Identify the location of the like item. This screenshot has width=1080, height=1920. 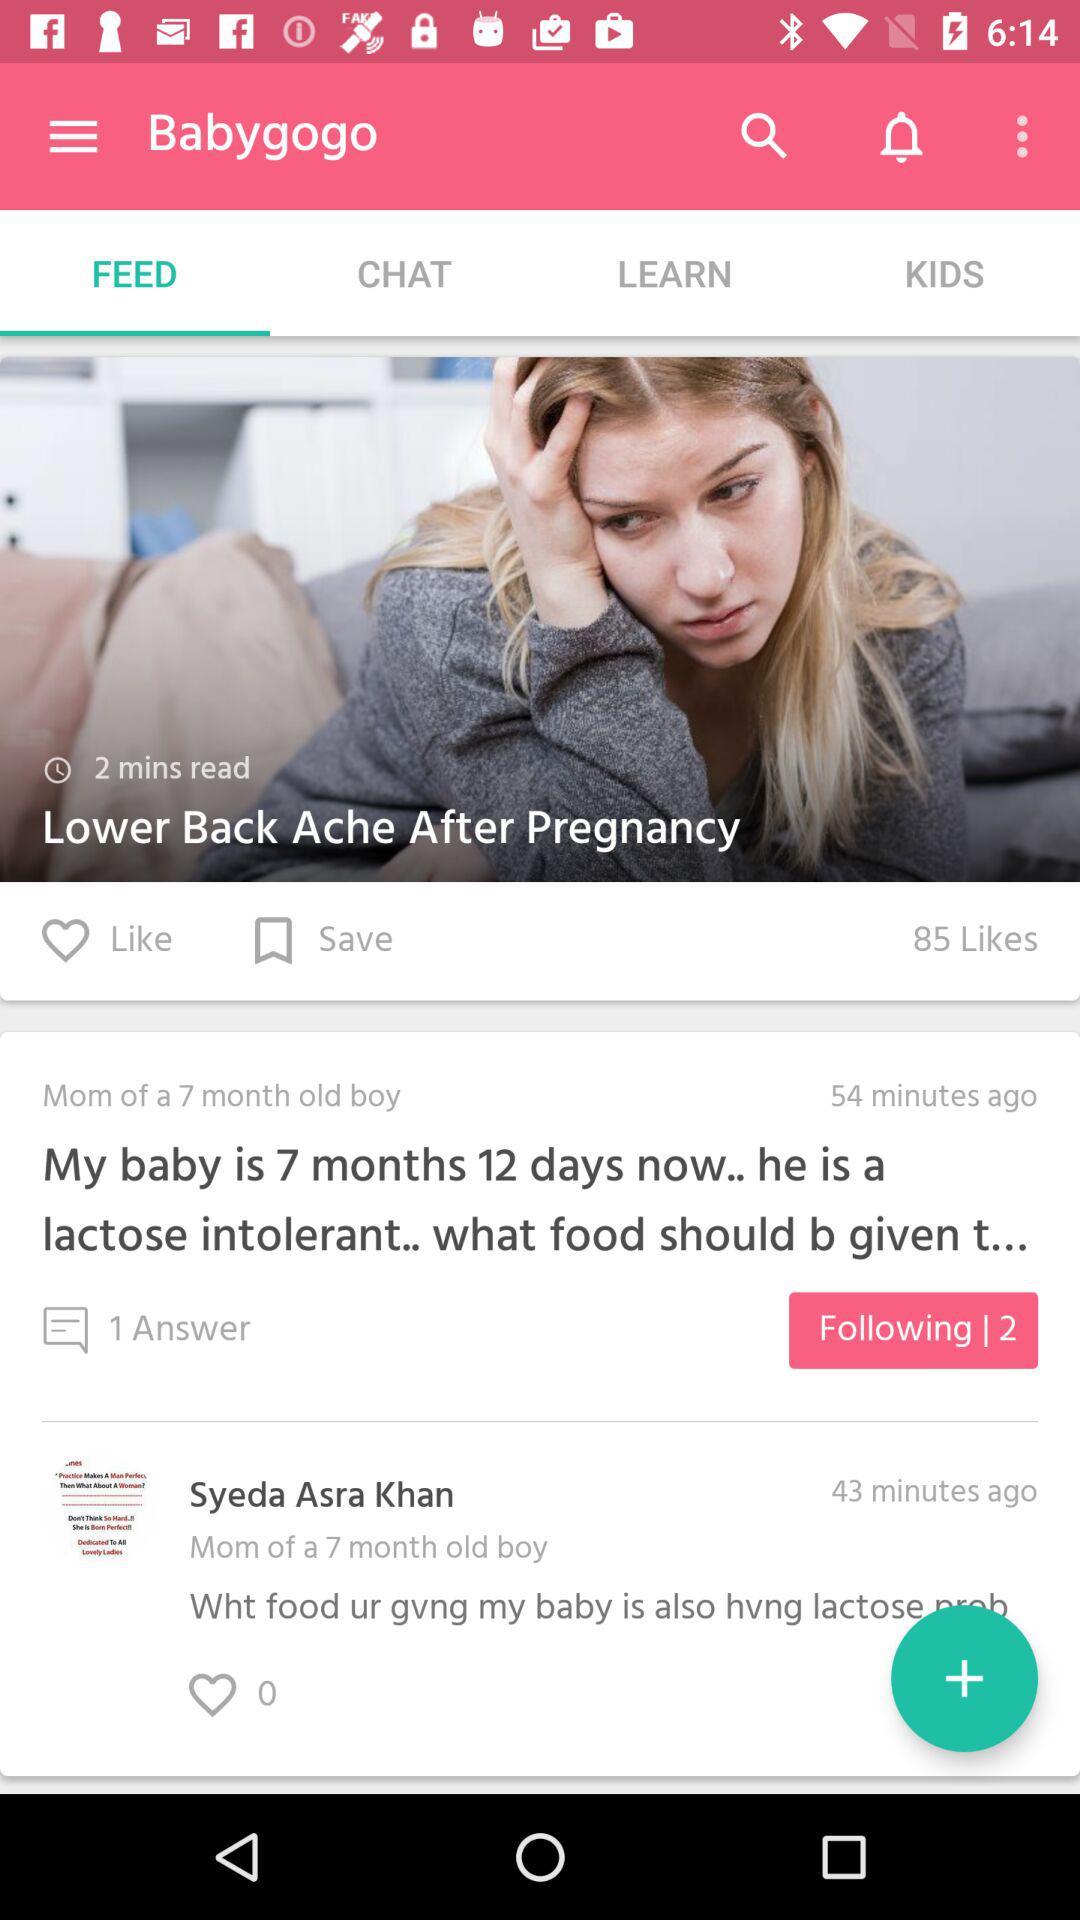
(107, 940).